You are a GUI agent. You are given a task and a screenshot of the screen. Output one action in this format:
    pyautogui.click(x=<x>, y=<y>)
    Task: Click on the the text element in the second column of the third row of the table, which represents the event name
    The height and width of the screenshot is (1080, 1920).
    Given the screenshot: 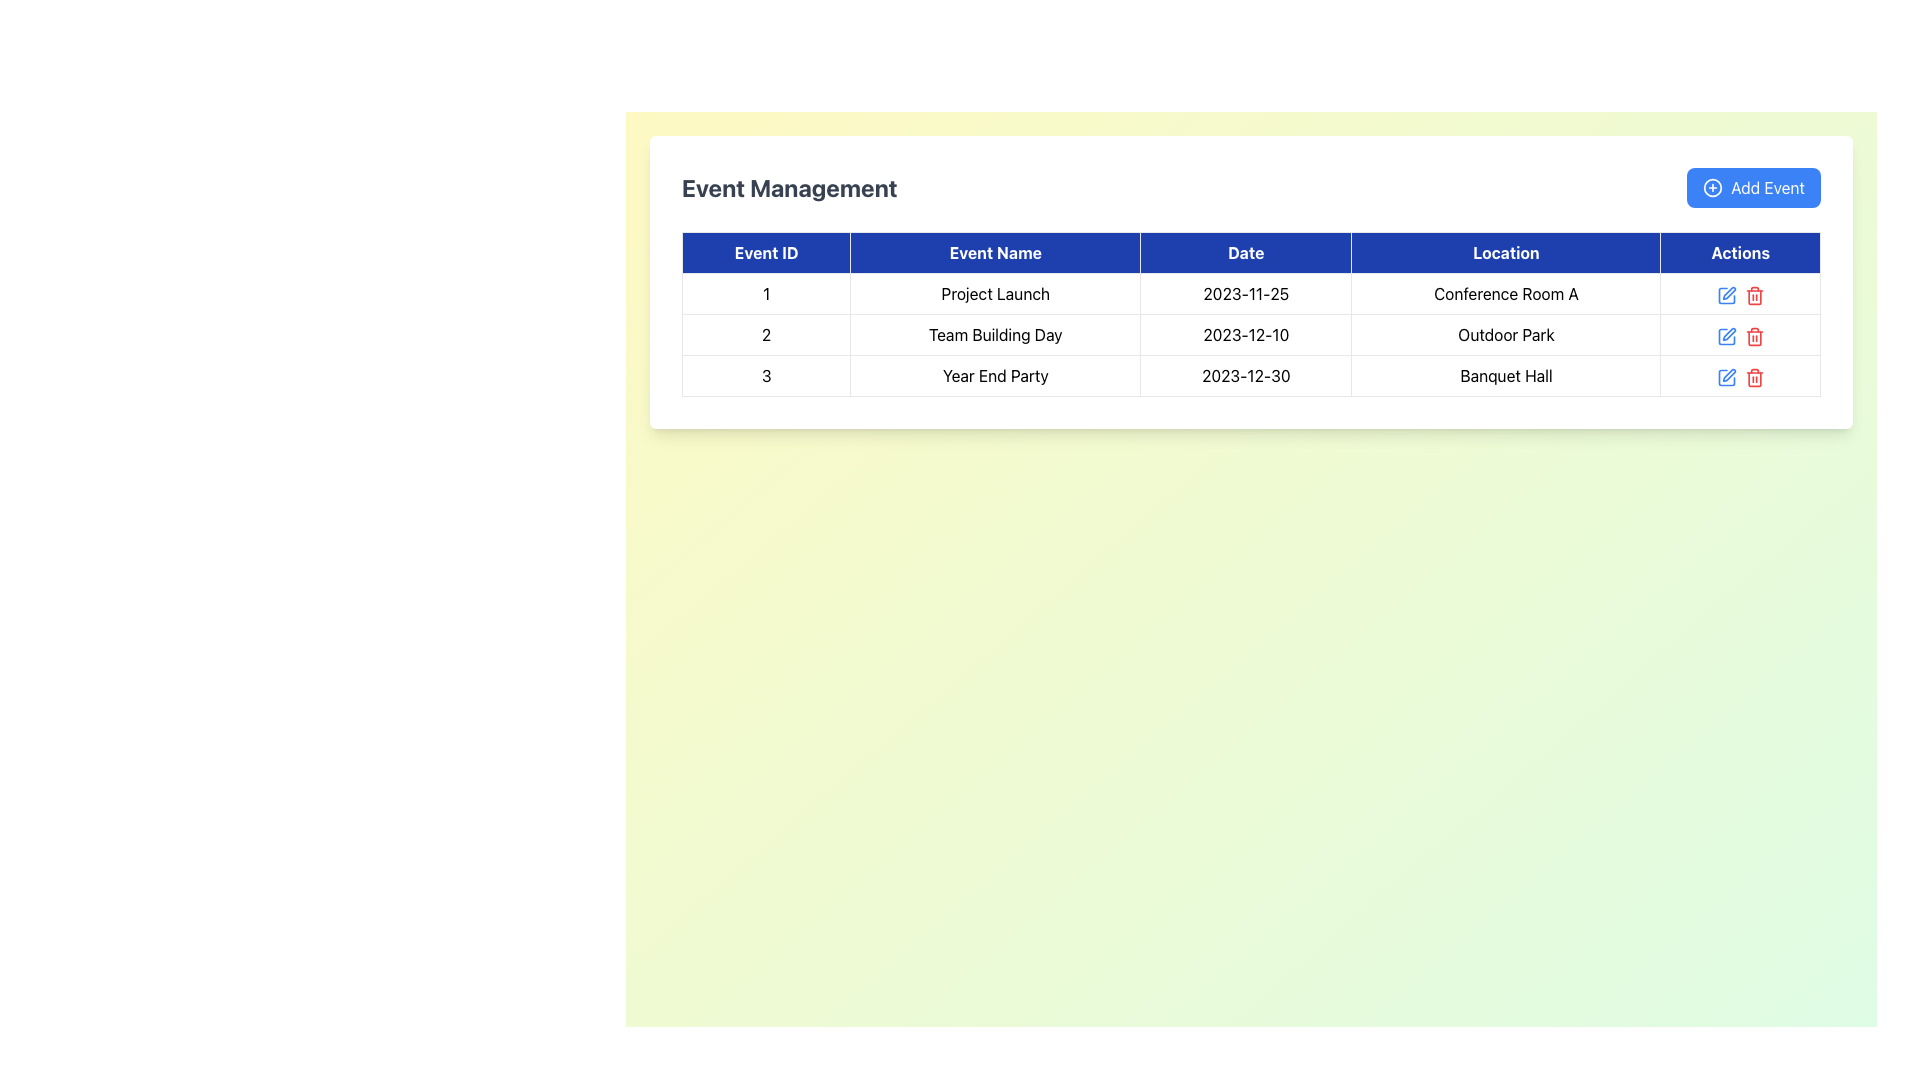 What is the action you would take?
    pyautogui.click(x=995, y=375)
    